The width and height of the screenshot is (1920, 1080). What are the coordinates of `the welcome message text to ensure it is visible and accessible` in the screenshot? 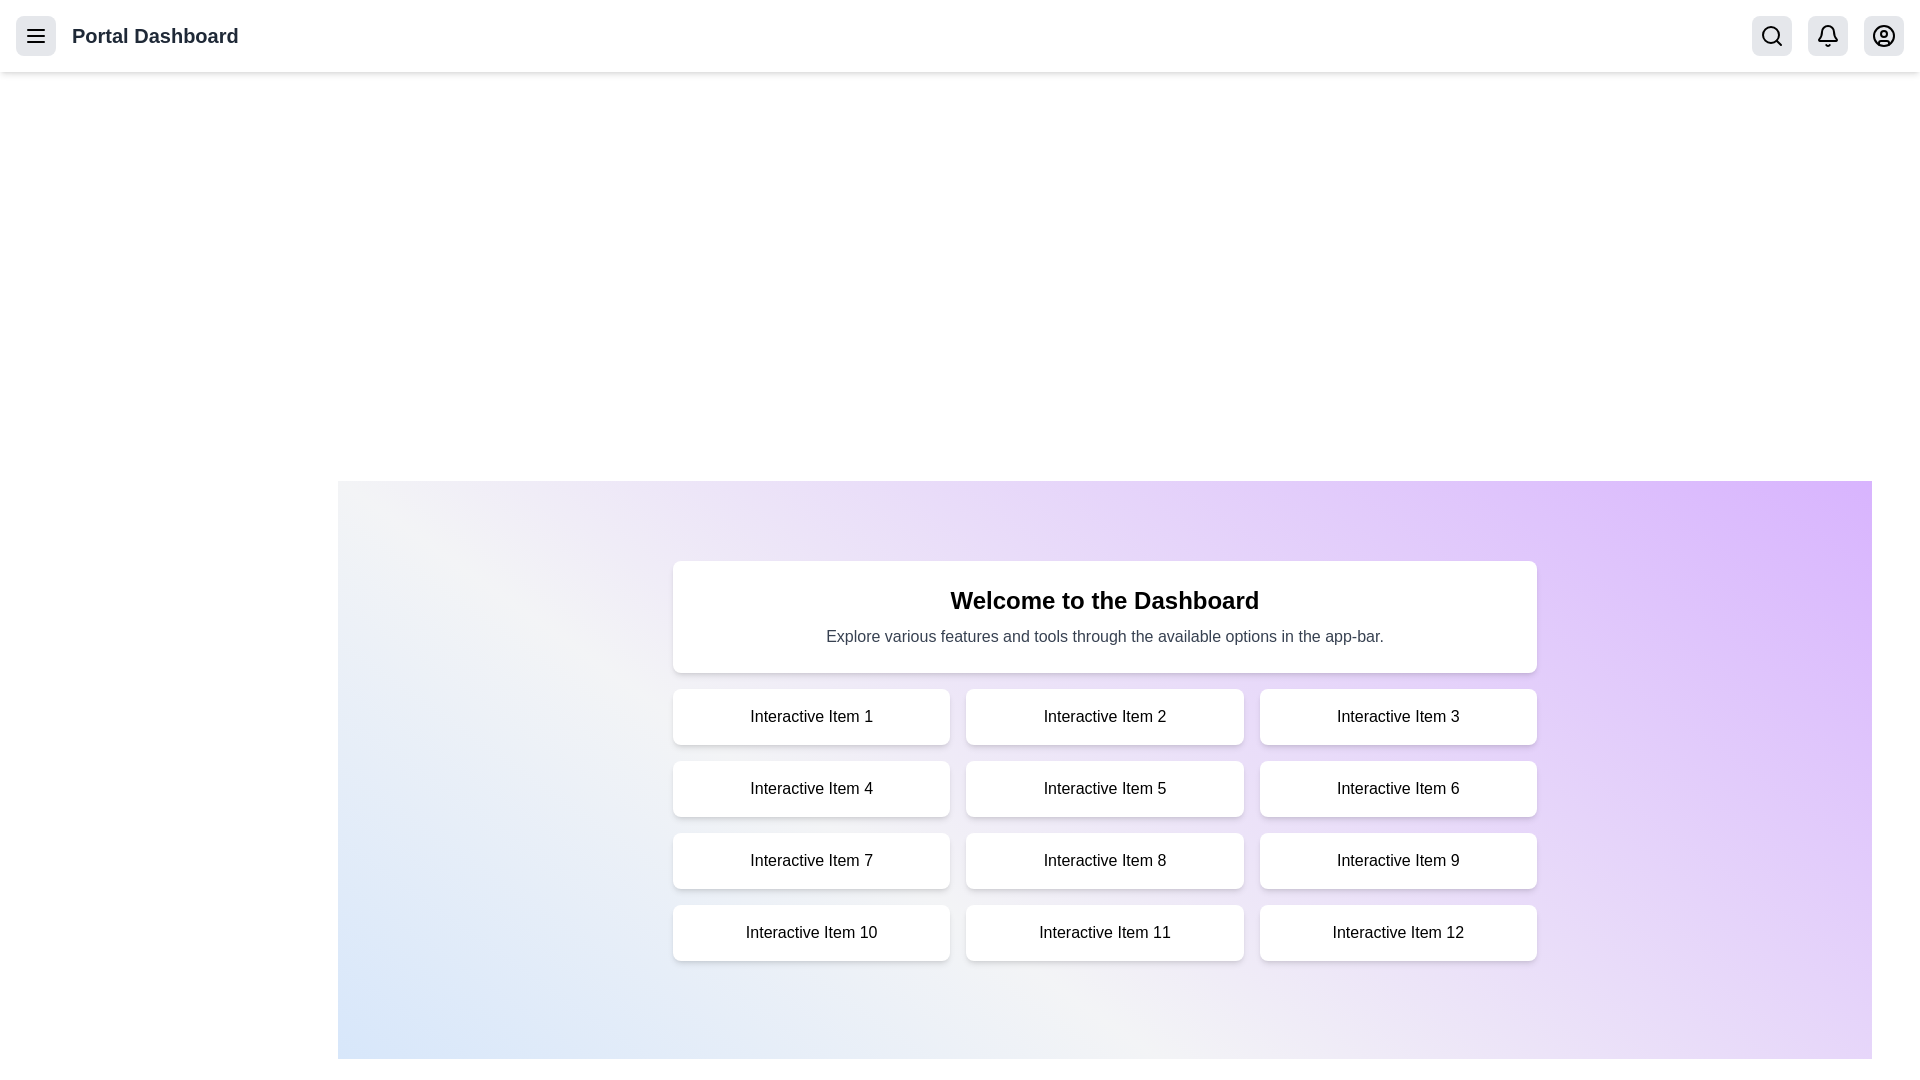 It's located at (1103, 616).